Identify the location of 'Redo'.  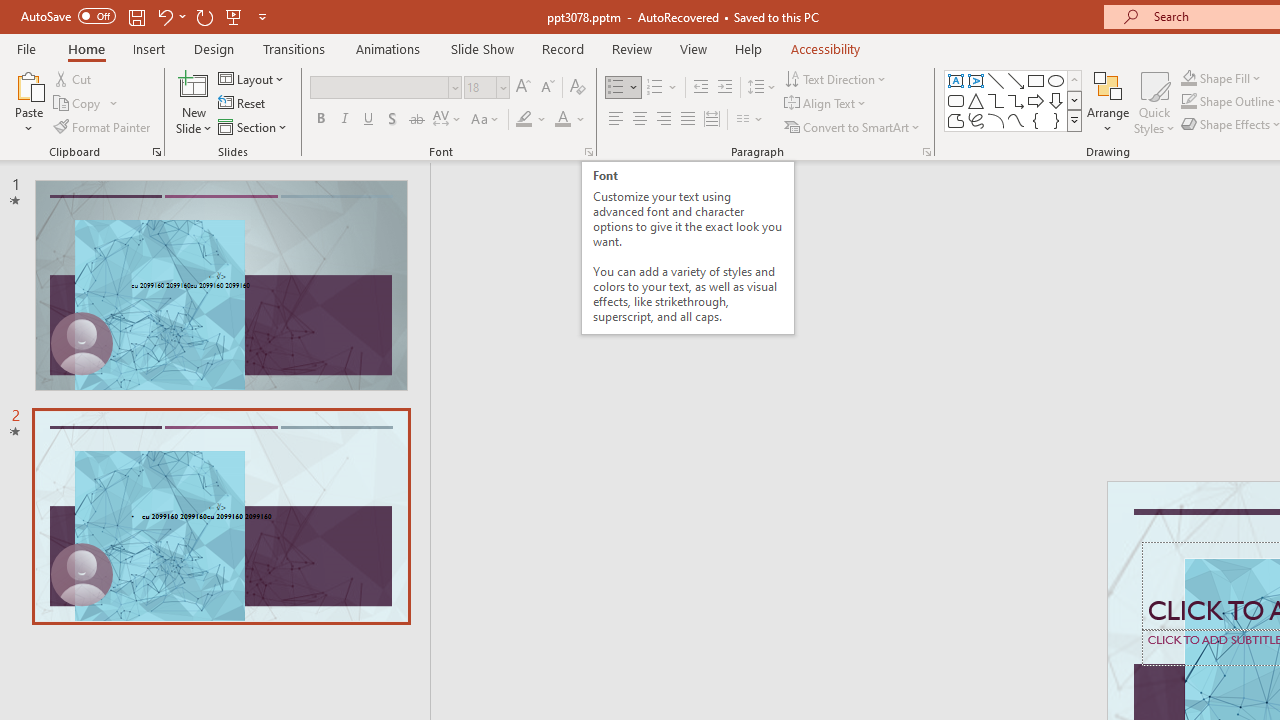
(204, 16).